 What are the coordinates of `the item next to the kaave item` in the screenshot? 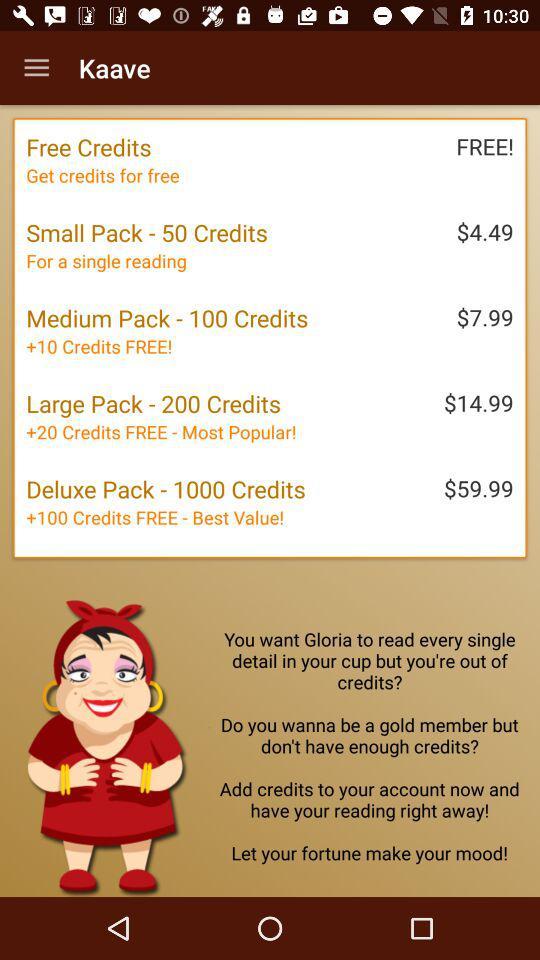 It's located at (36, 68).